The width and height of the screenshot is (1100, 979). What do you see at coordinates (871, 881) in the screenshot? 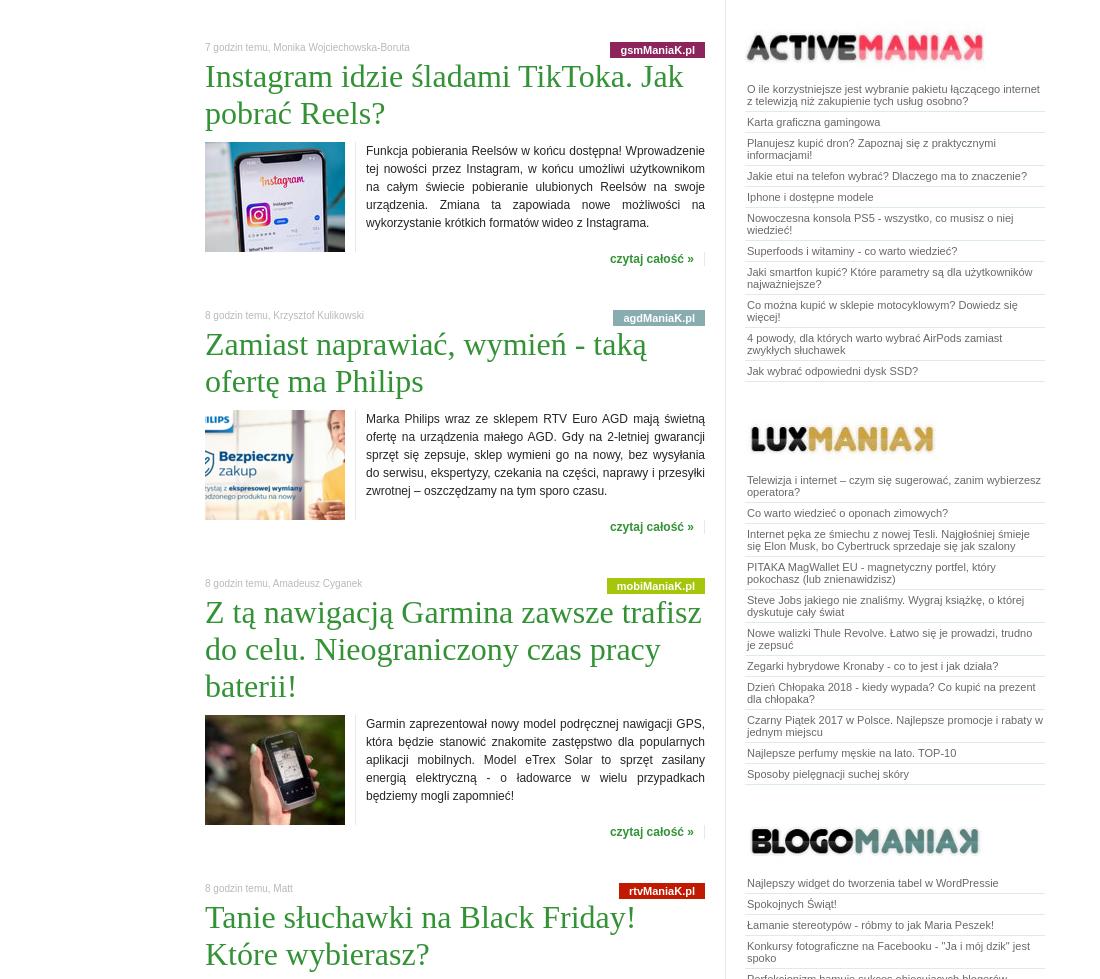
I see `'Najlepszy widget do tworzenia tabel w WordPressie'` at bounding box center [871, 881].